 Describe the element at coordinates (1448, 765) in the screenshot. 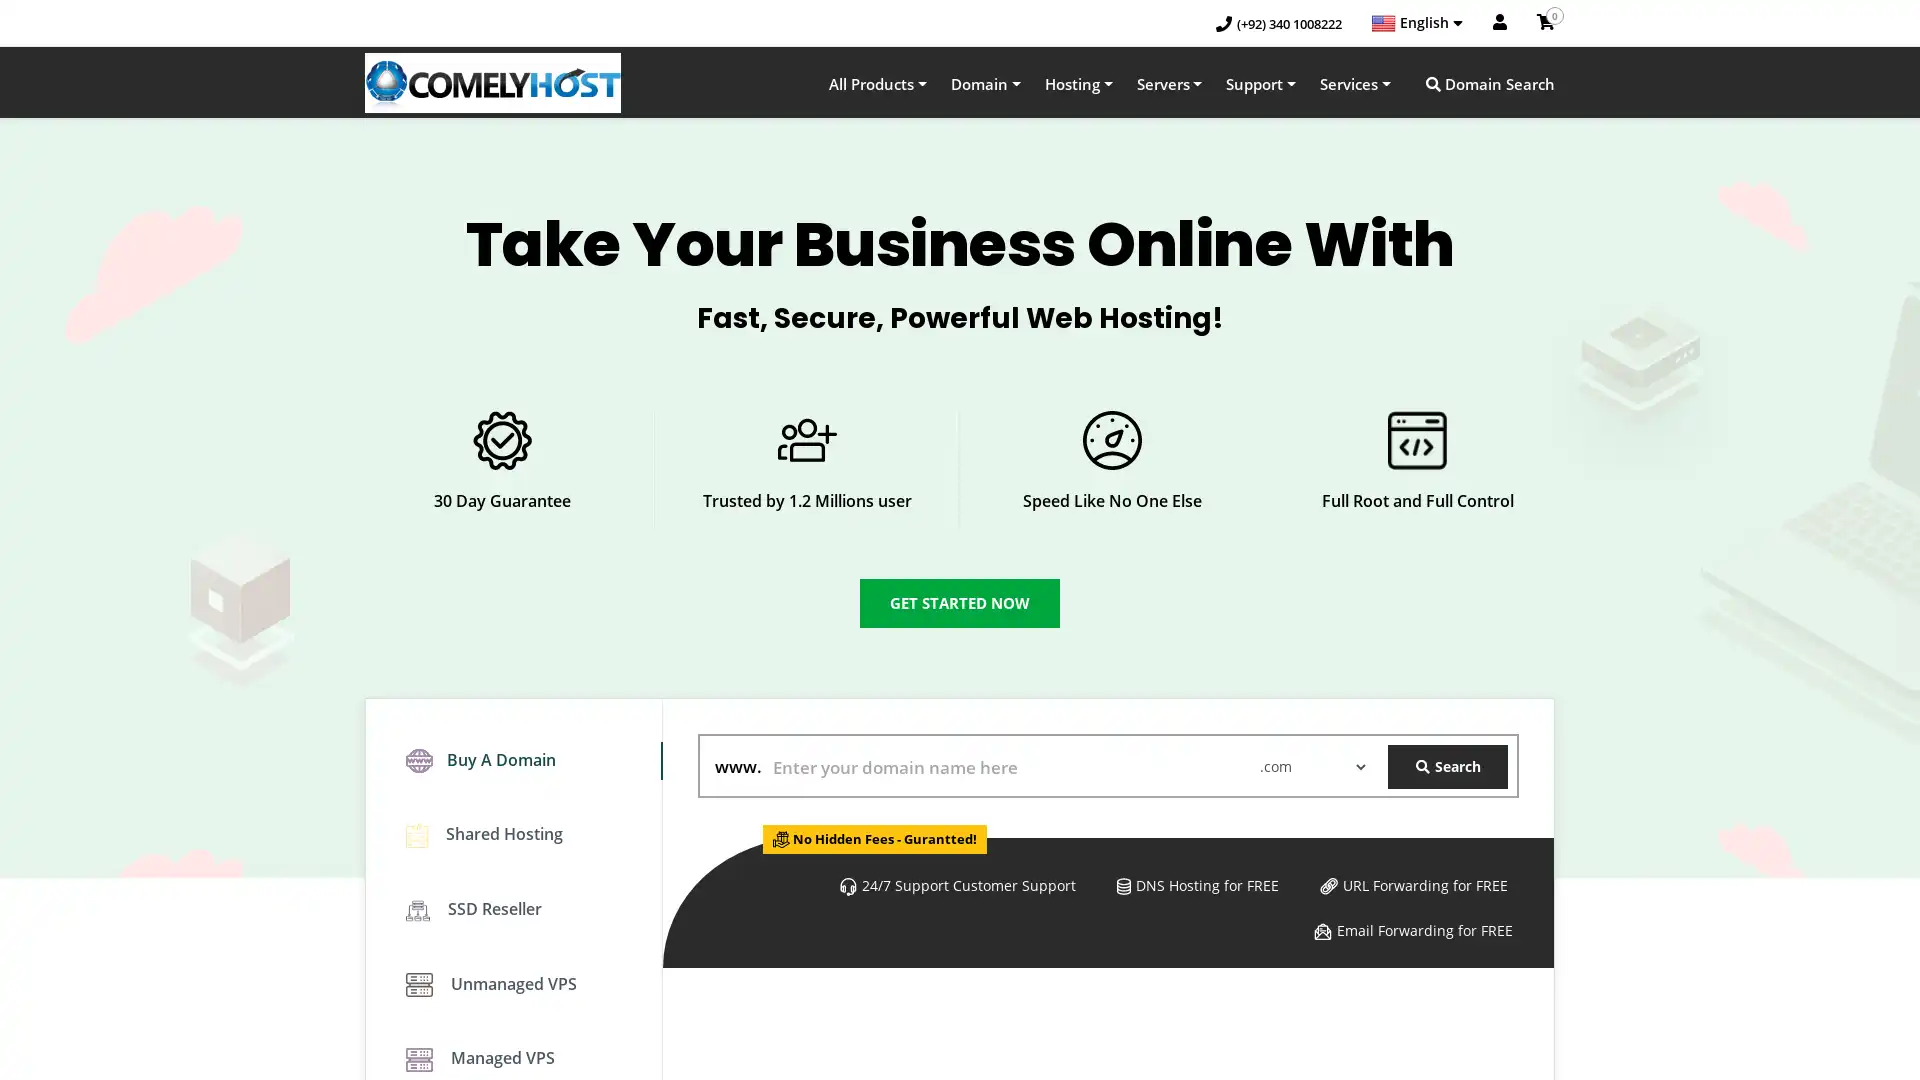

I see `Search` at that location.